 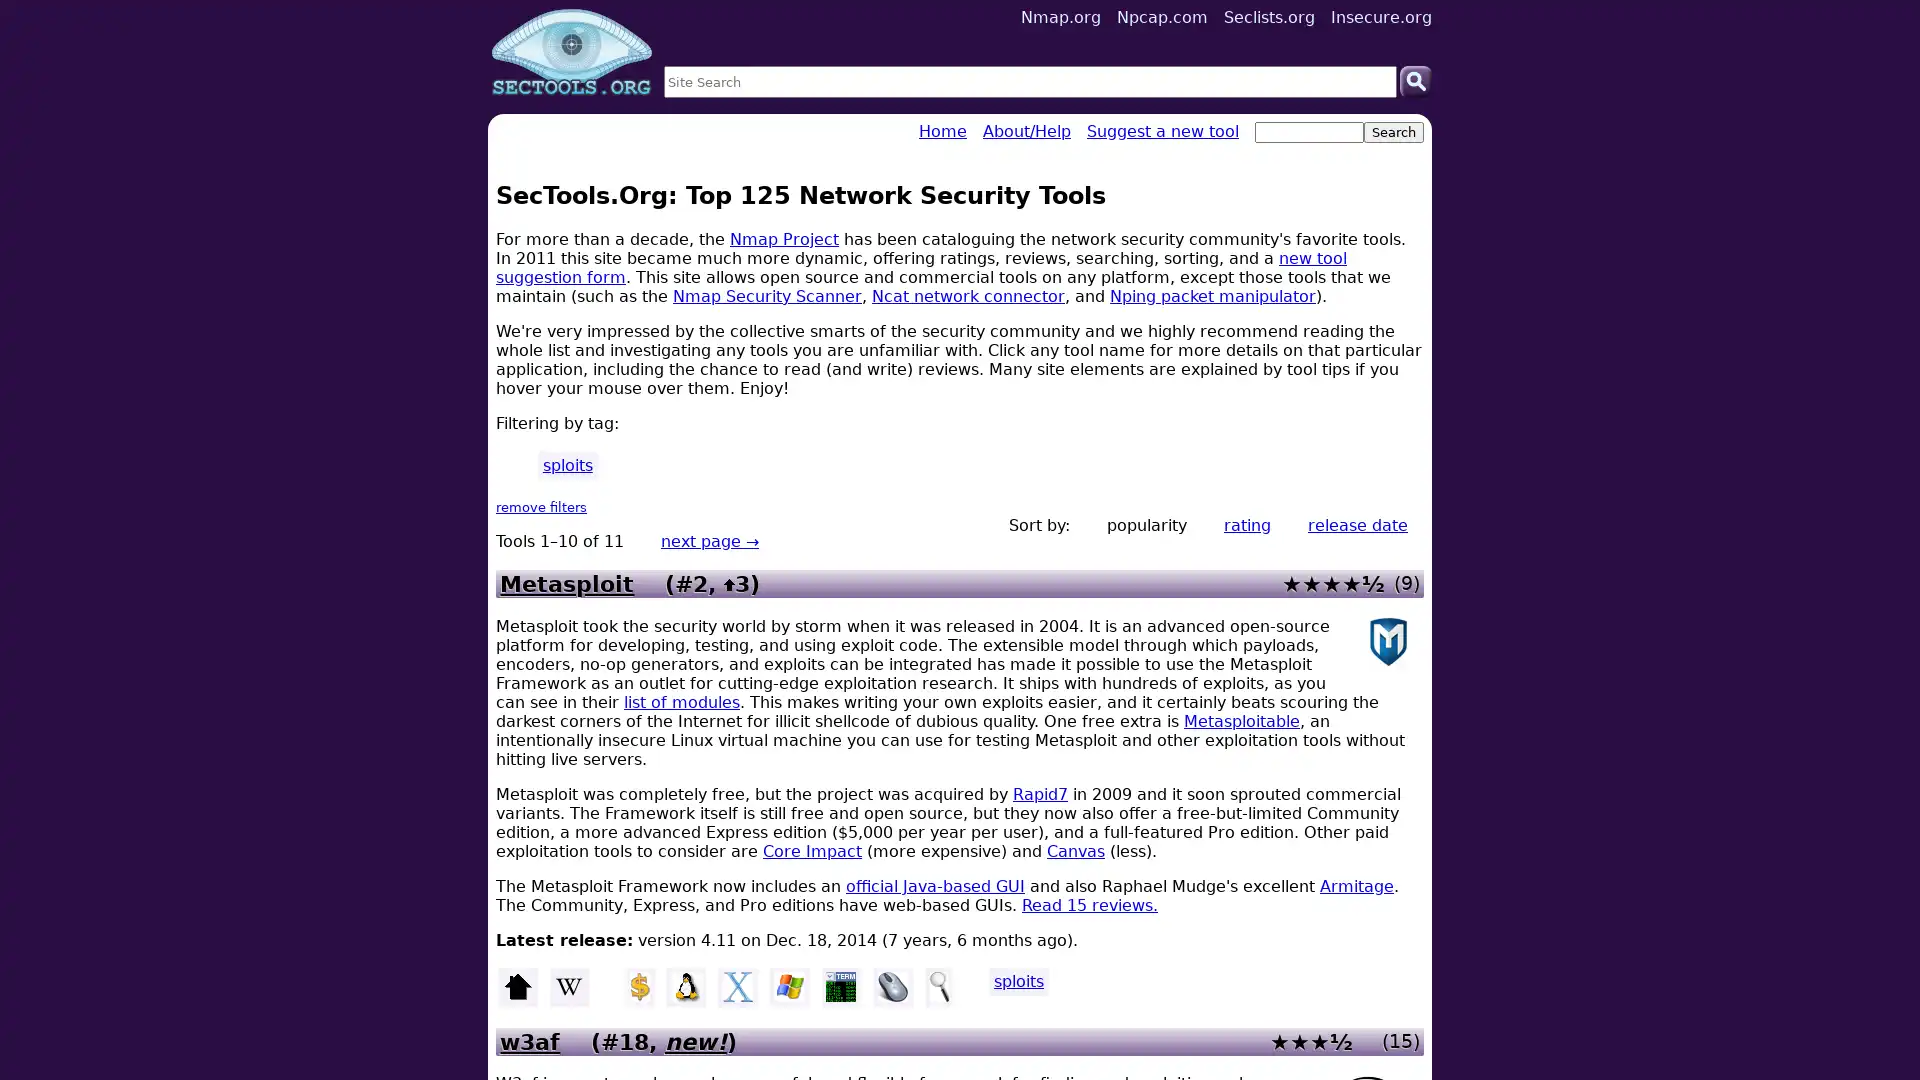 What do you see at coordinates (1392, 132) in the screenshot?
I see `Search` at bounding box center [1392, 132].